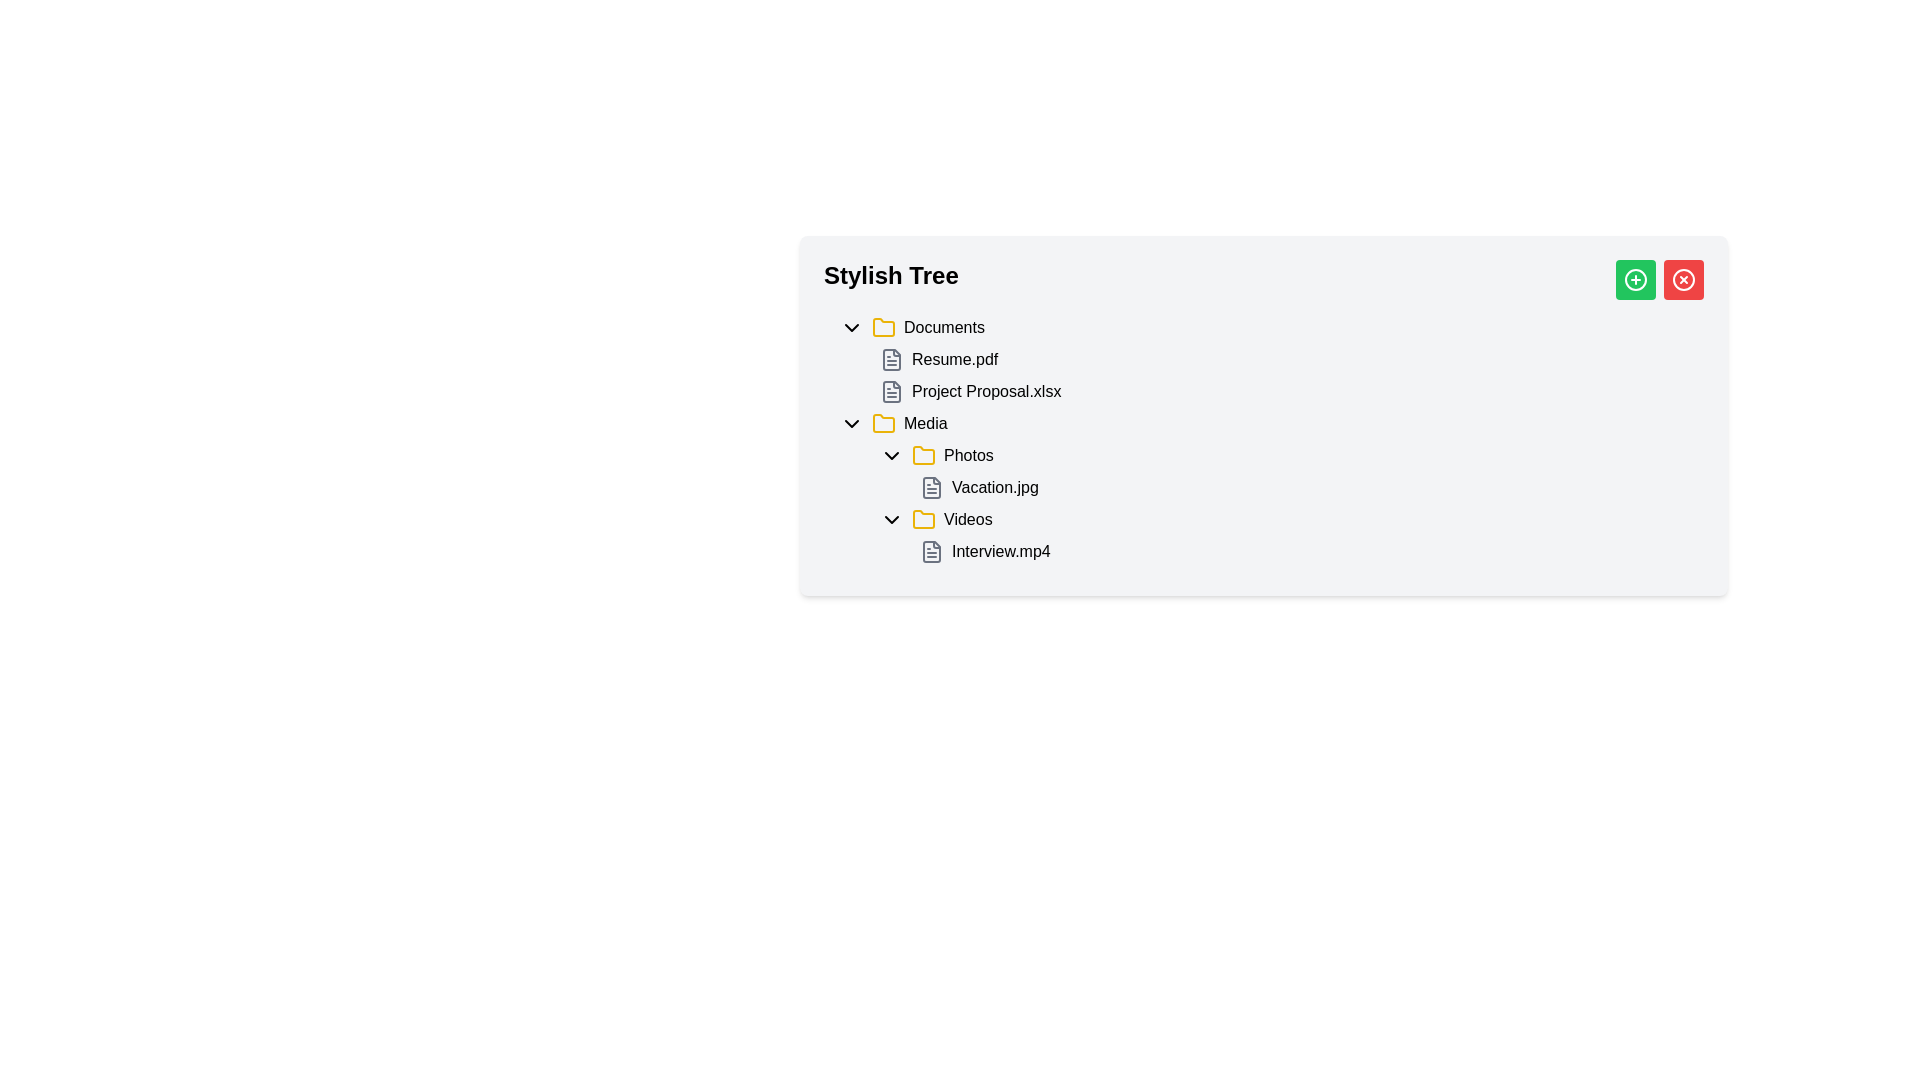 The width and height of the screenshot is (1920, 1080). Describe the element at coordinates (891, 392) in the screenshot. I see `the icon representing the file type for 'Project Proposal.xlsx', which is located to the left of the text within the 'Documents' folder of the tree structure interface` at that location.